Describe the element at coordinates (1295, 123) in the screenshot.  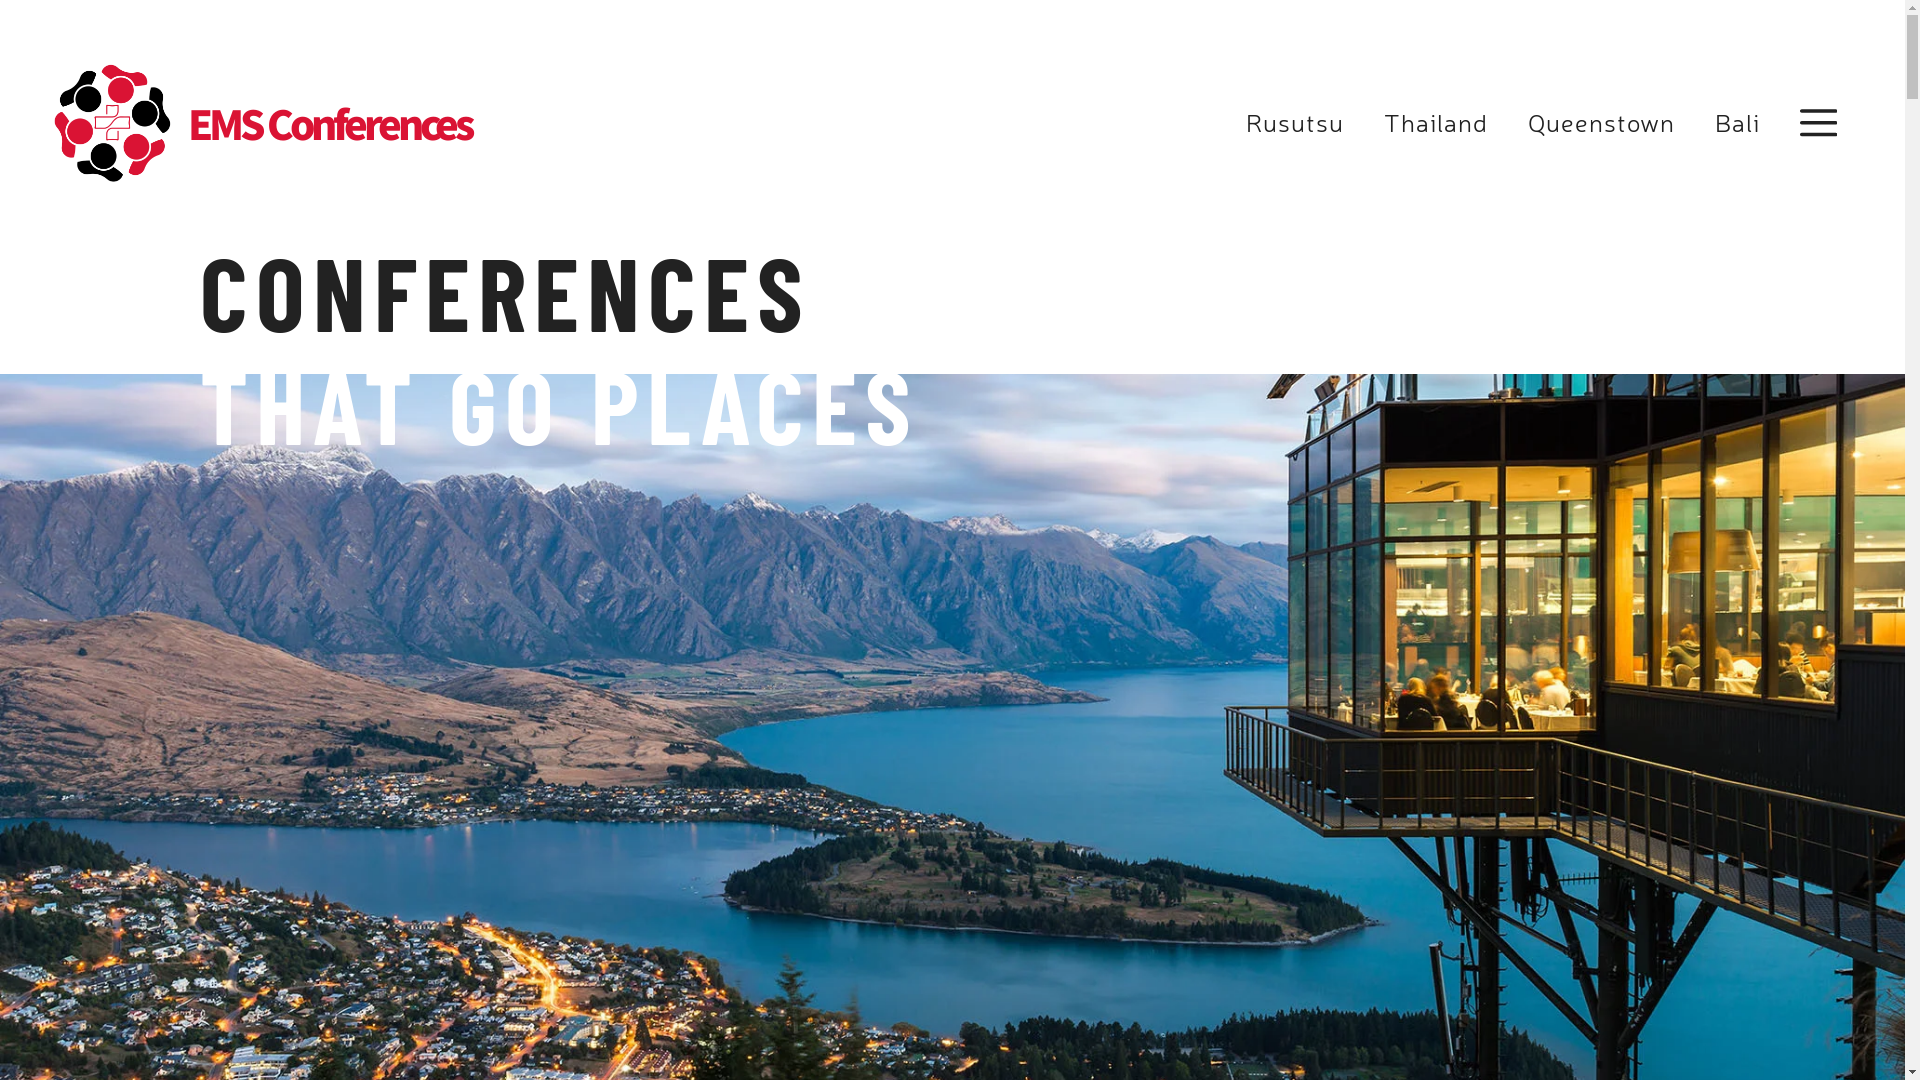
I see `'Rusutsu'` at that location.